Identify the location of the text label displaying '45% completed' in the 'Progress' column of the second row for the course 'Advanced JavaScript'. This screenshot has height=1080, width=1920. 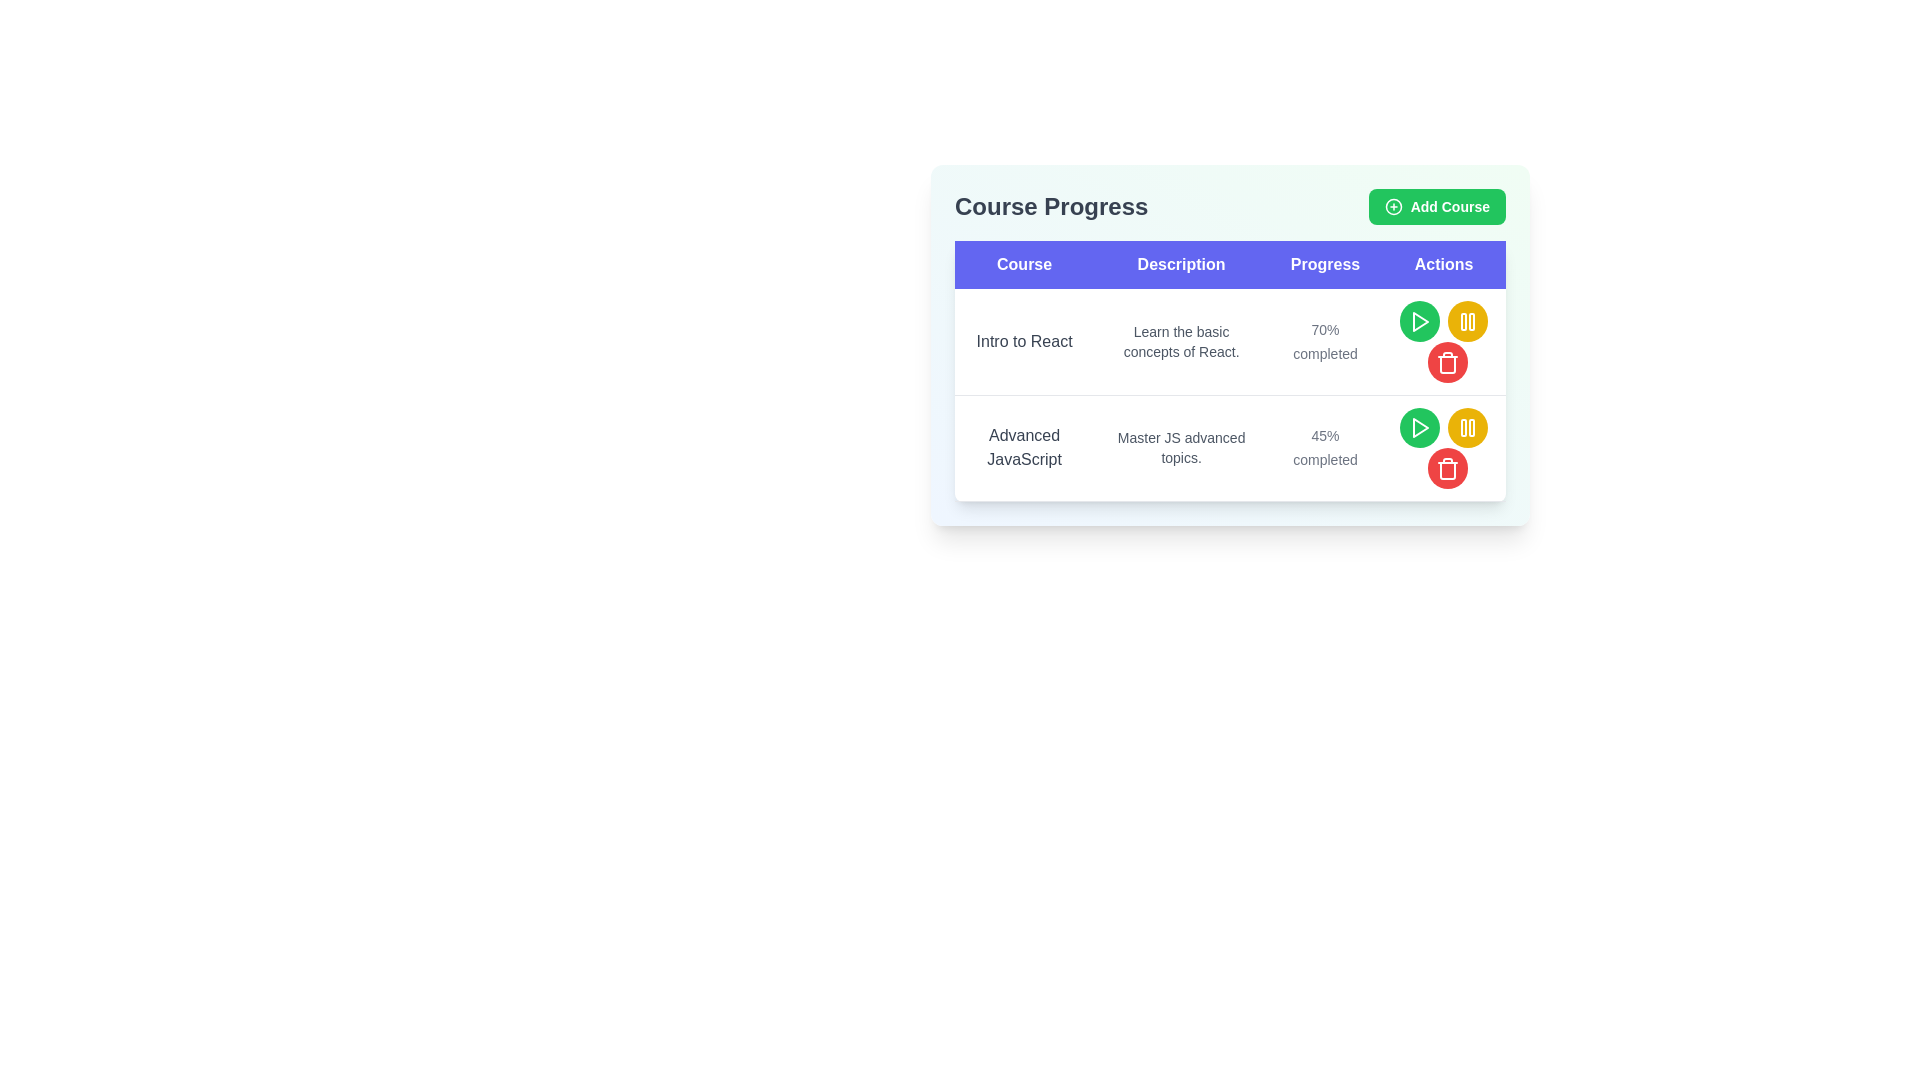
(1325, 447).